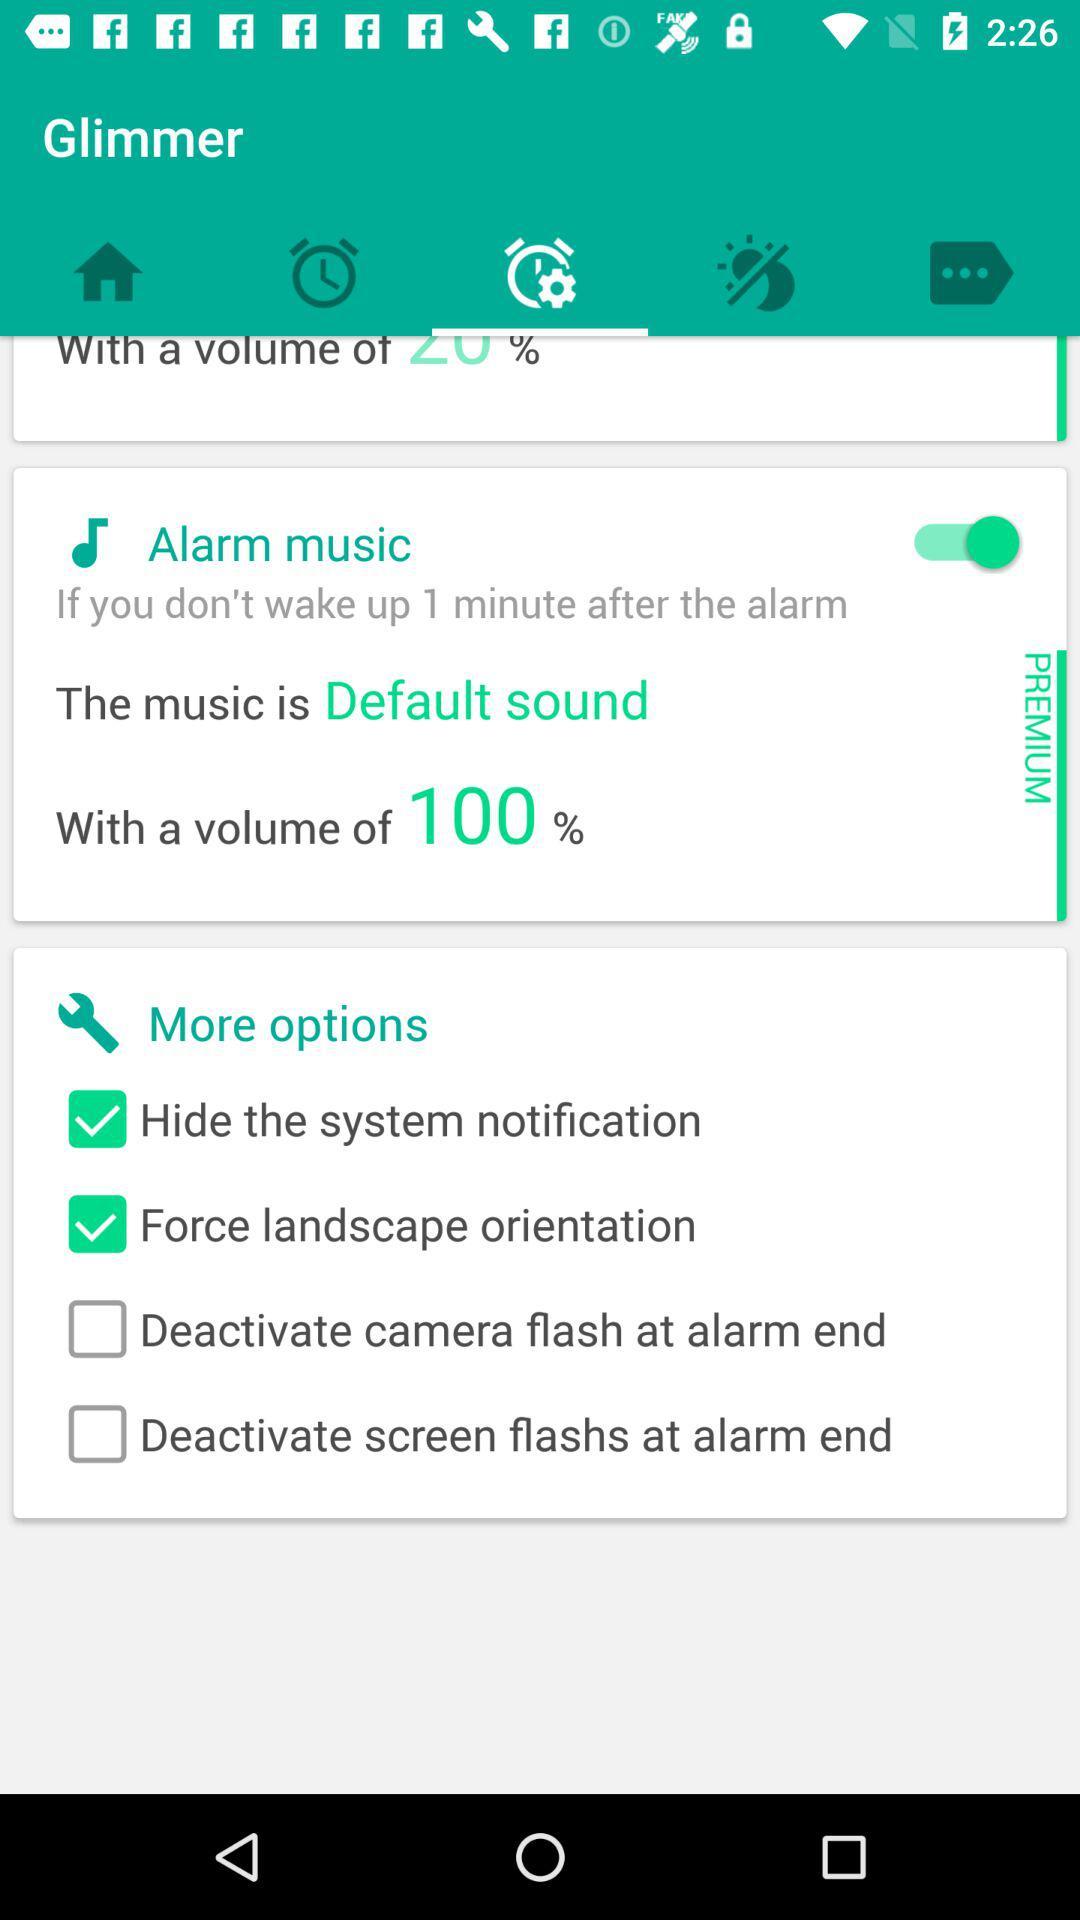 Image resolution: width=1080 pixels, height=1920 pixels. Describe the element at coordinates (527, 542) in the screenshot. I see `the item above if you don icon` at that location.